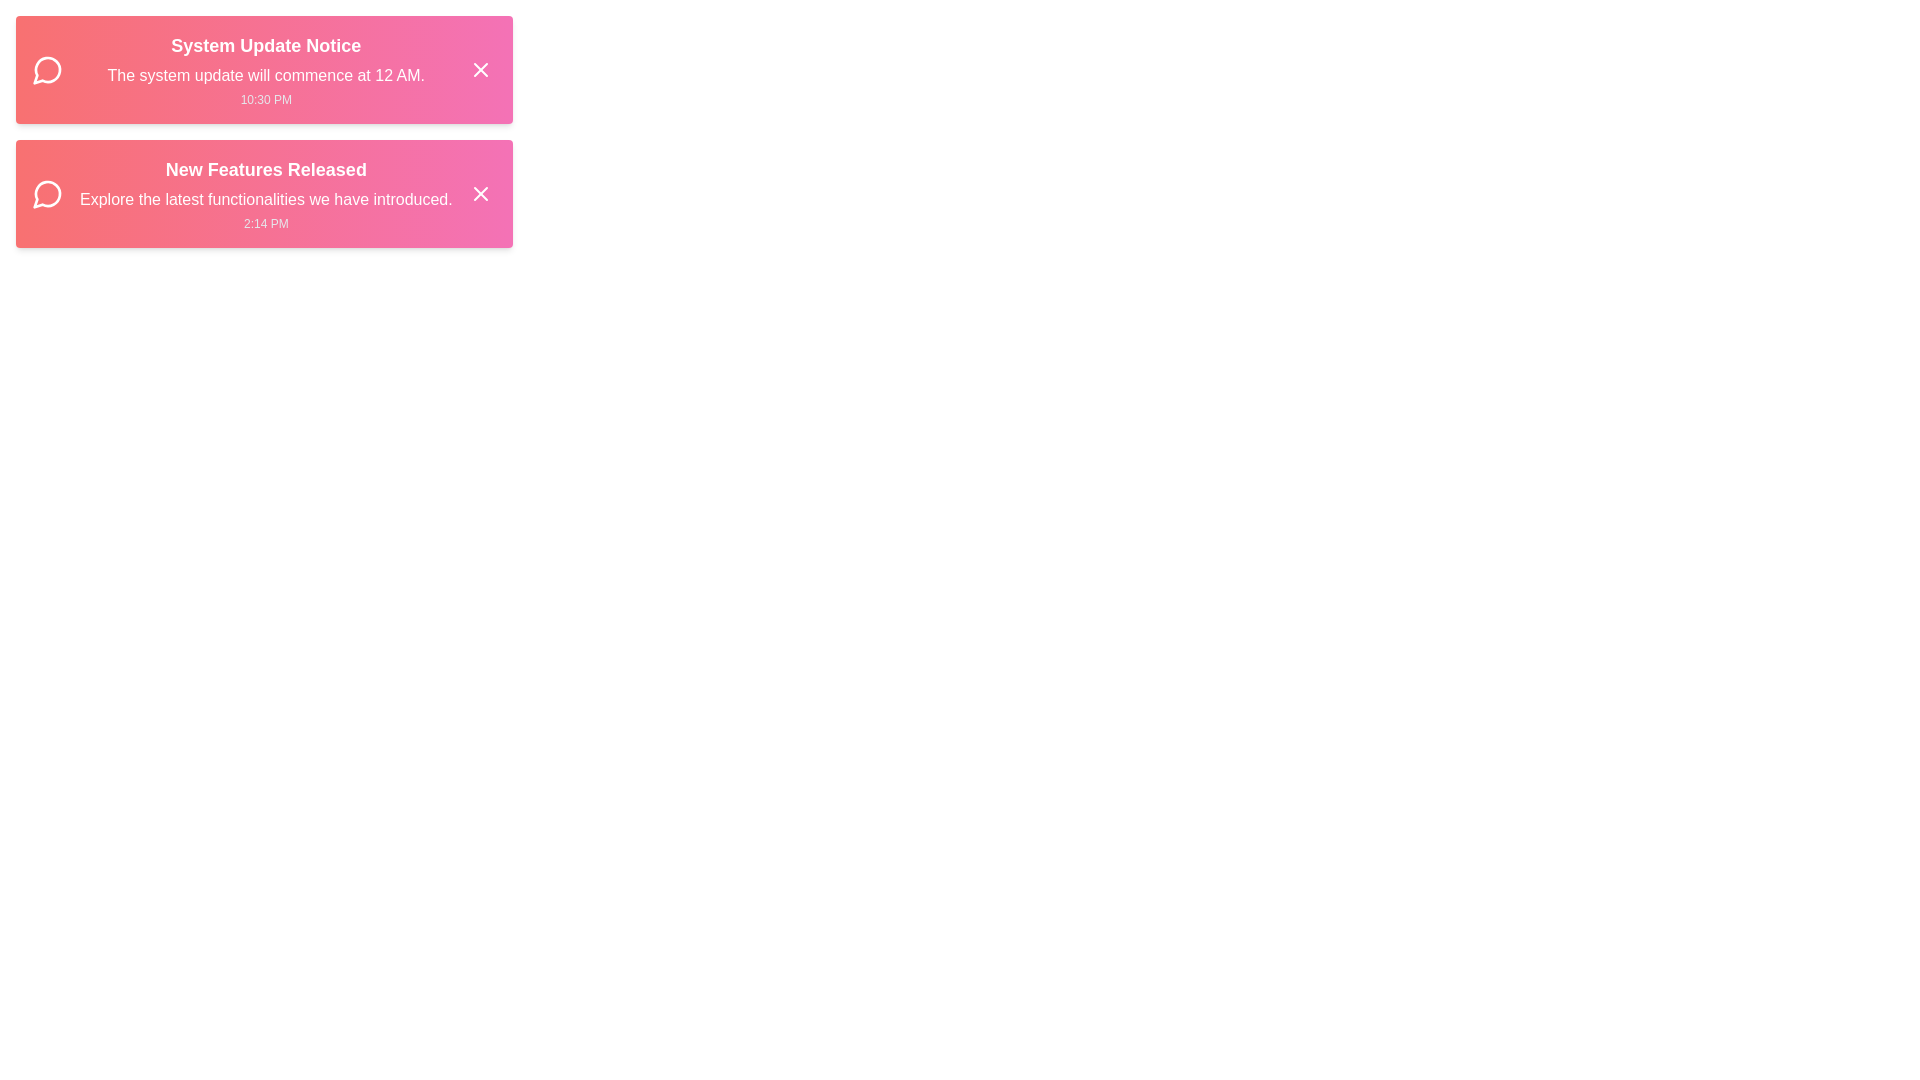 This screenshot has width=1920, height=1080. I want to click on the timestamp of the alert with the title System Update Notice, so click(264, 100).